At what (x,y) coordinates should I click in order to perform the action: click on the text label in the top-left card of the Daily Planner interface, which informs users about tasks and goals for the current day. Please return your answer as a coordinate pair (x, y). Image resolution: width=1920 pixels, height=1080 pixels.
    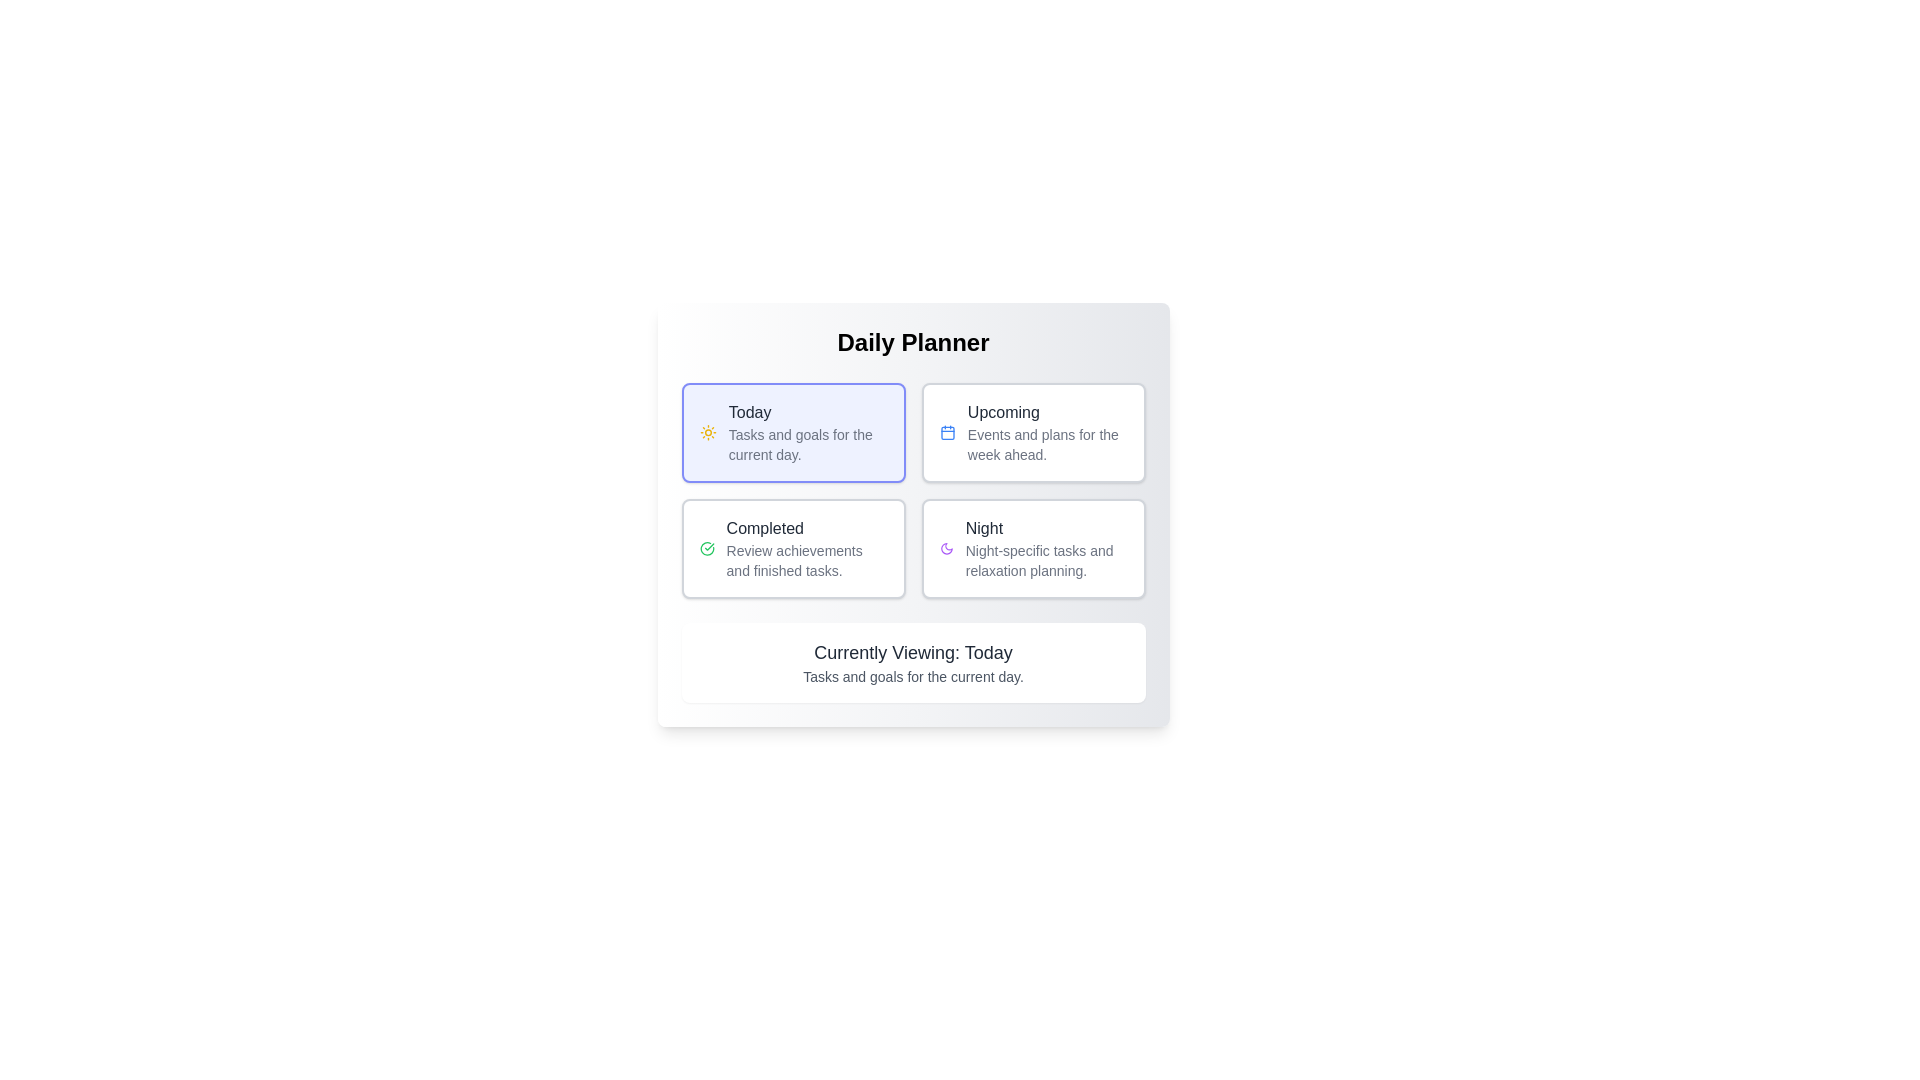
    Looking at the image, I should click on (808, 431).